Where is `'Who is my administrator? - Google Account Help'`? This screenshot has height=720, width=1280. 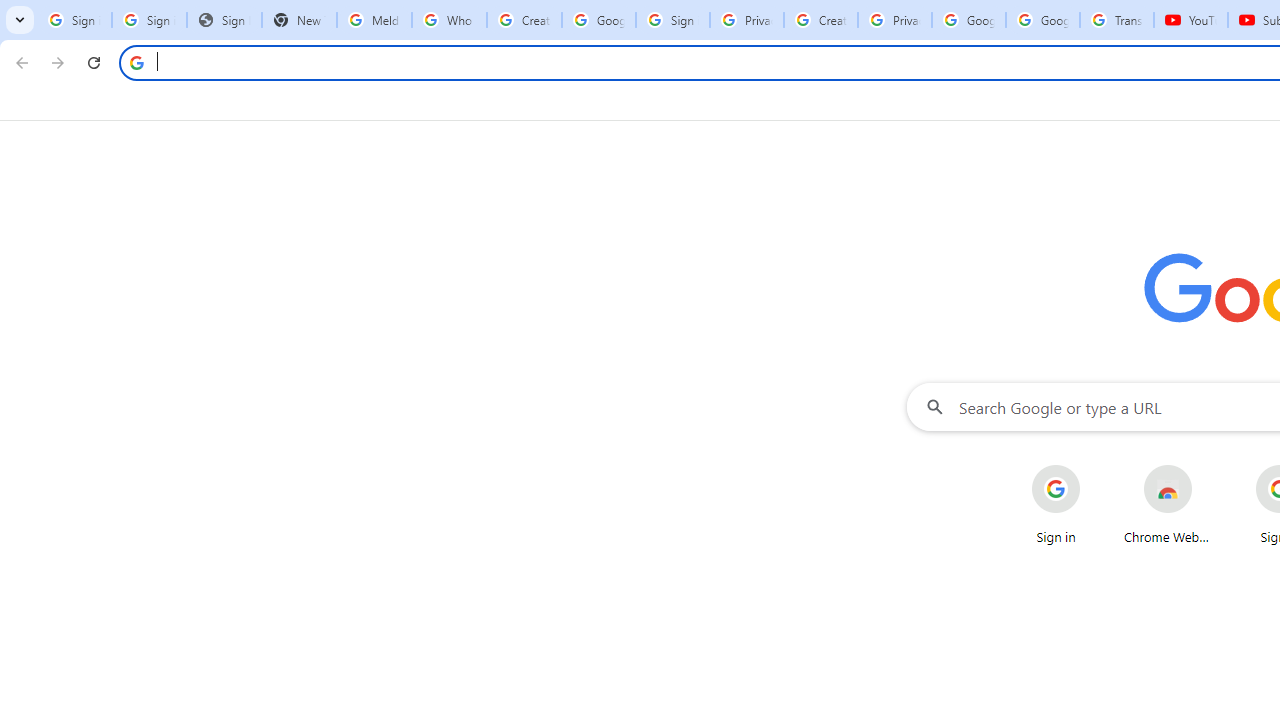 'Who is my administrator? - Google Account Help' is located at coordinates (448, 20).